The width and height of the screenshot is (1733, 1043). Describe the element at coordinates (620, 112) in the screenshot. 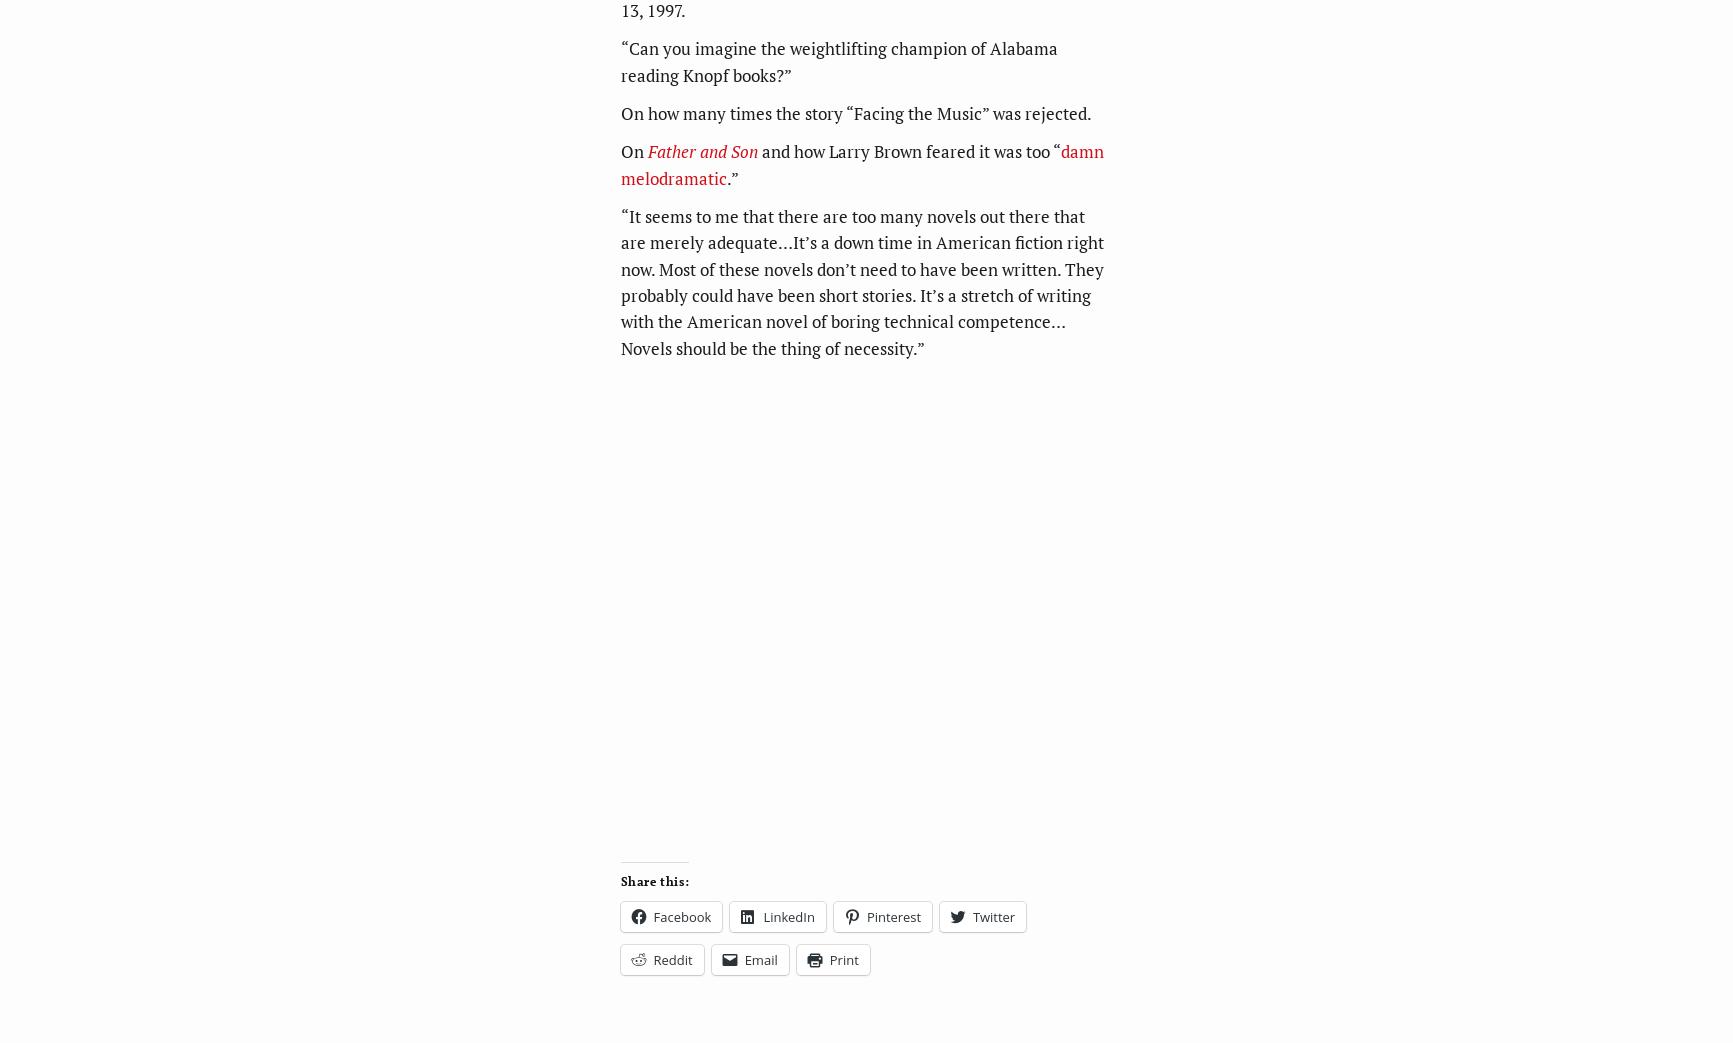

I see `'On how many times the story “Facing the Music” was rejected.'` at that location.